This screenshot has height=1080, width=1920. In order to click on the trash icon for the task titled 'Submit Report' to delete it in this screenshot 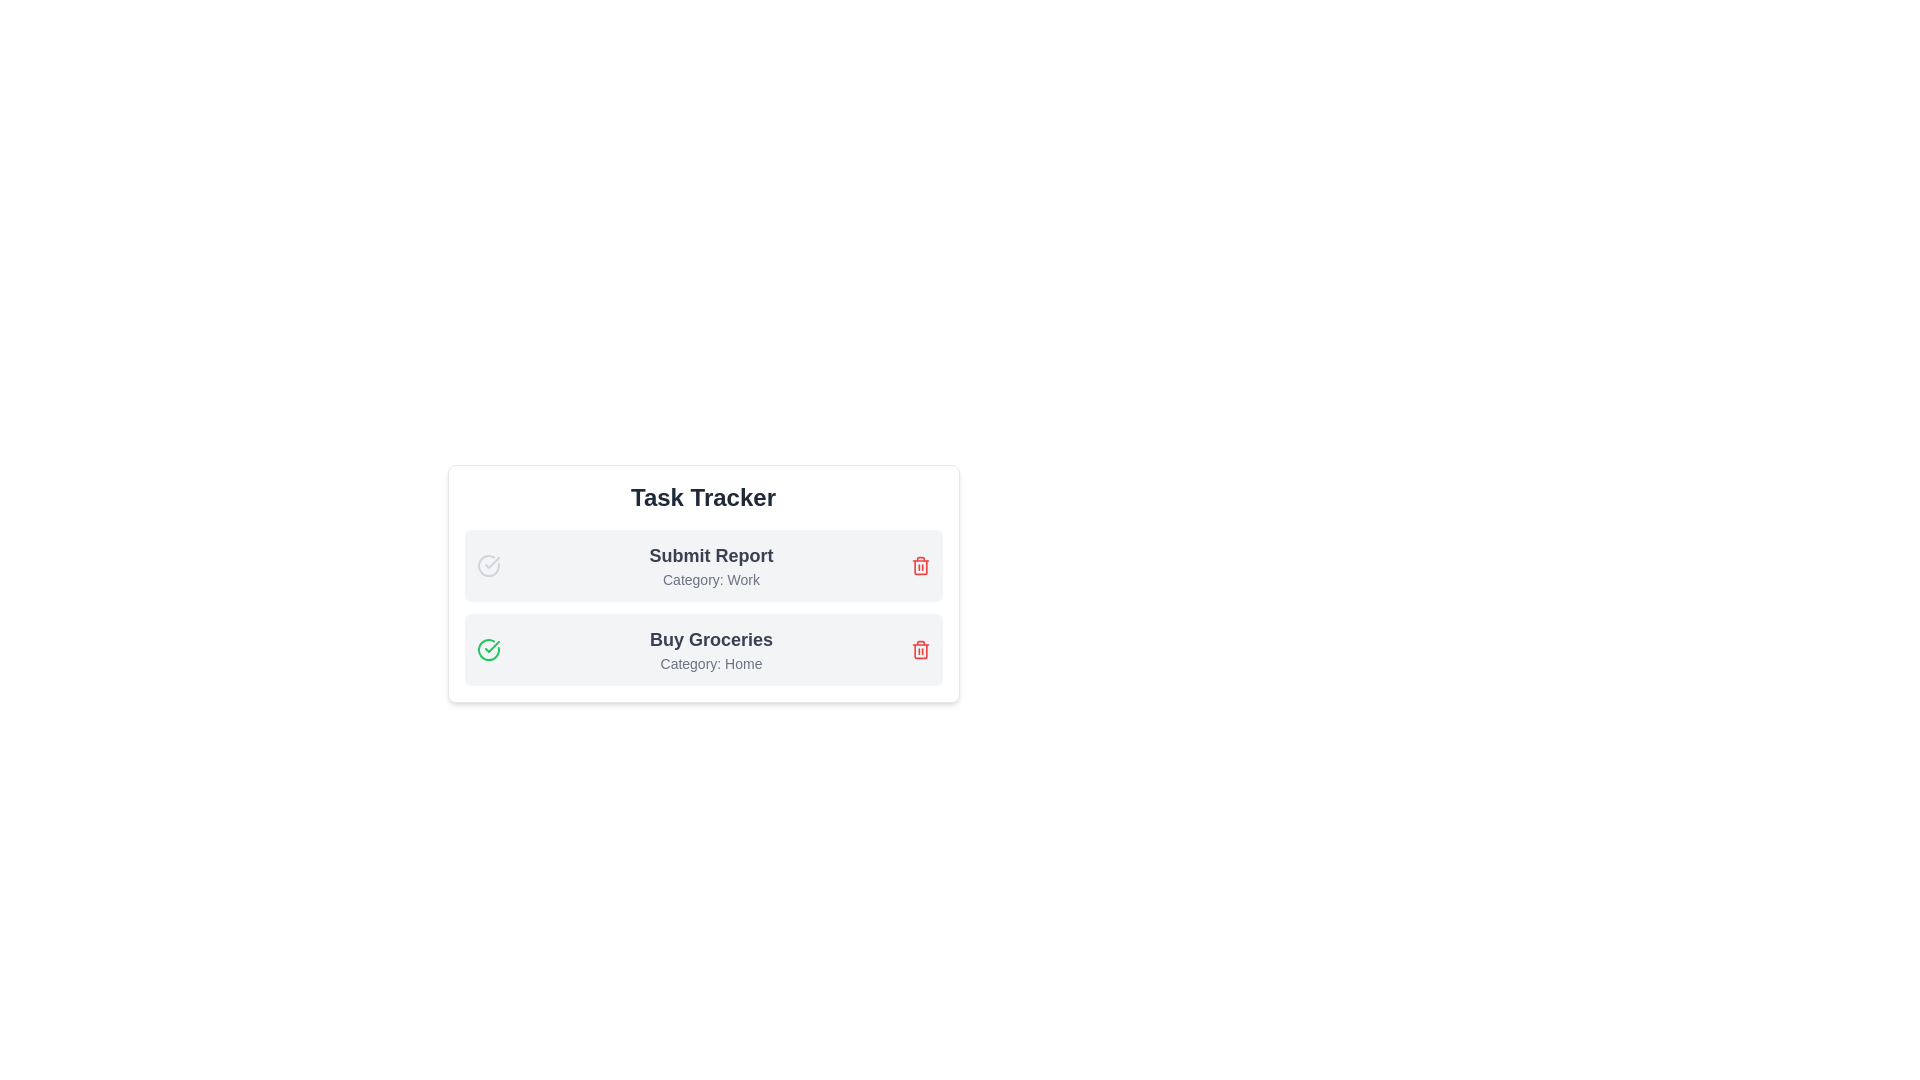, I will do `click(919, 566)`.